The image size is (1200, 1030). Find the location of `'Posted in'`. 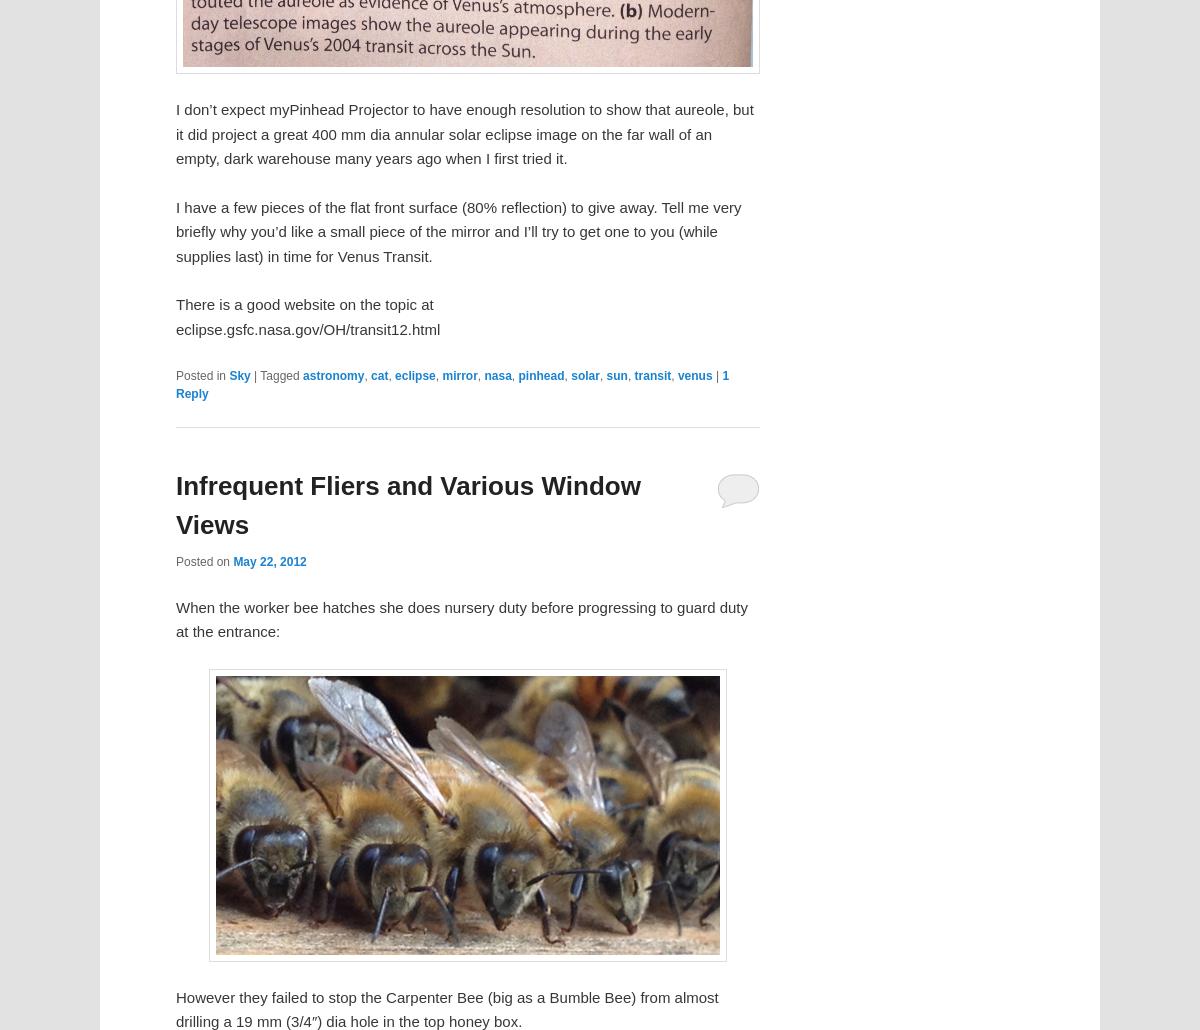

'Posted in' is located at coordinates (200, 375).